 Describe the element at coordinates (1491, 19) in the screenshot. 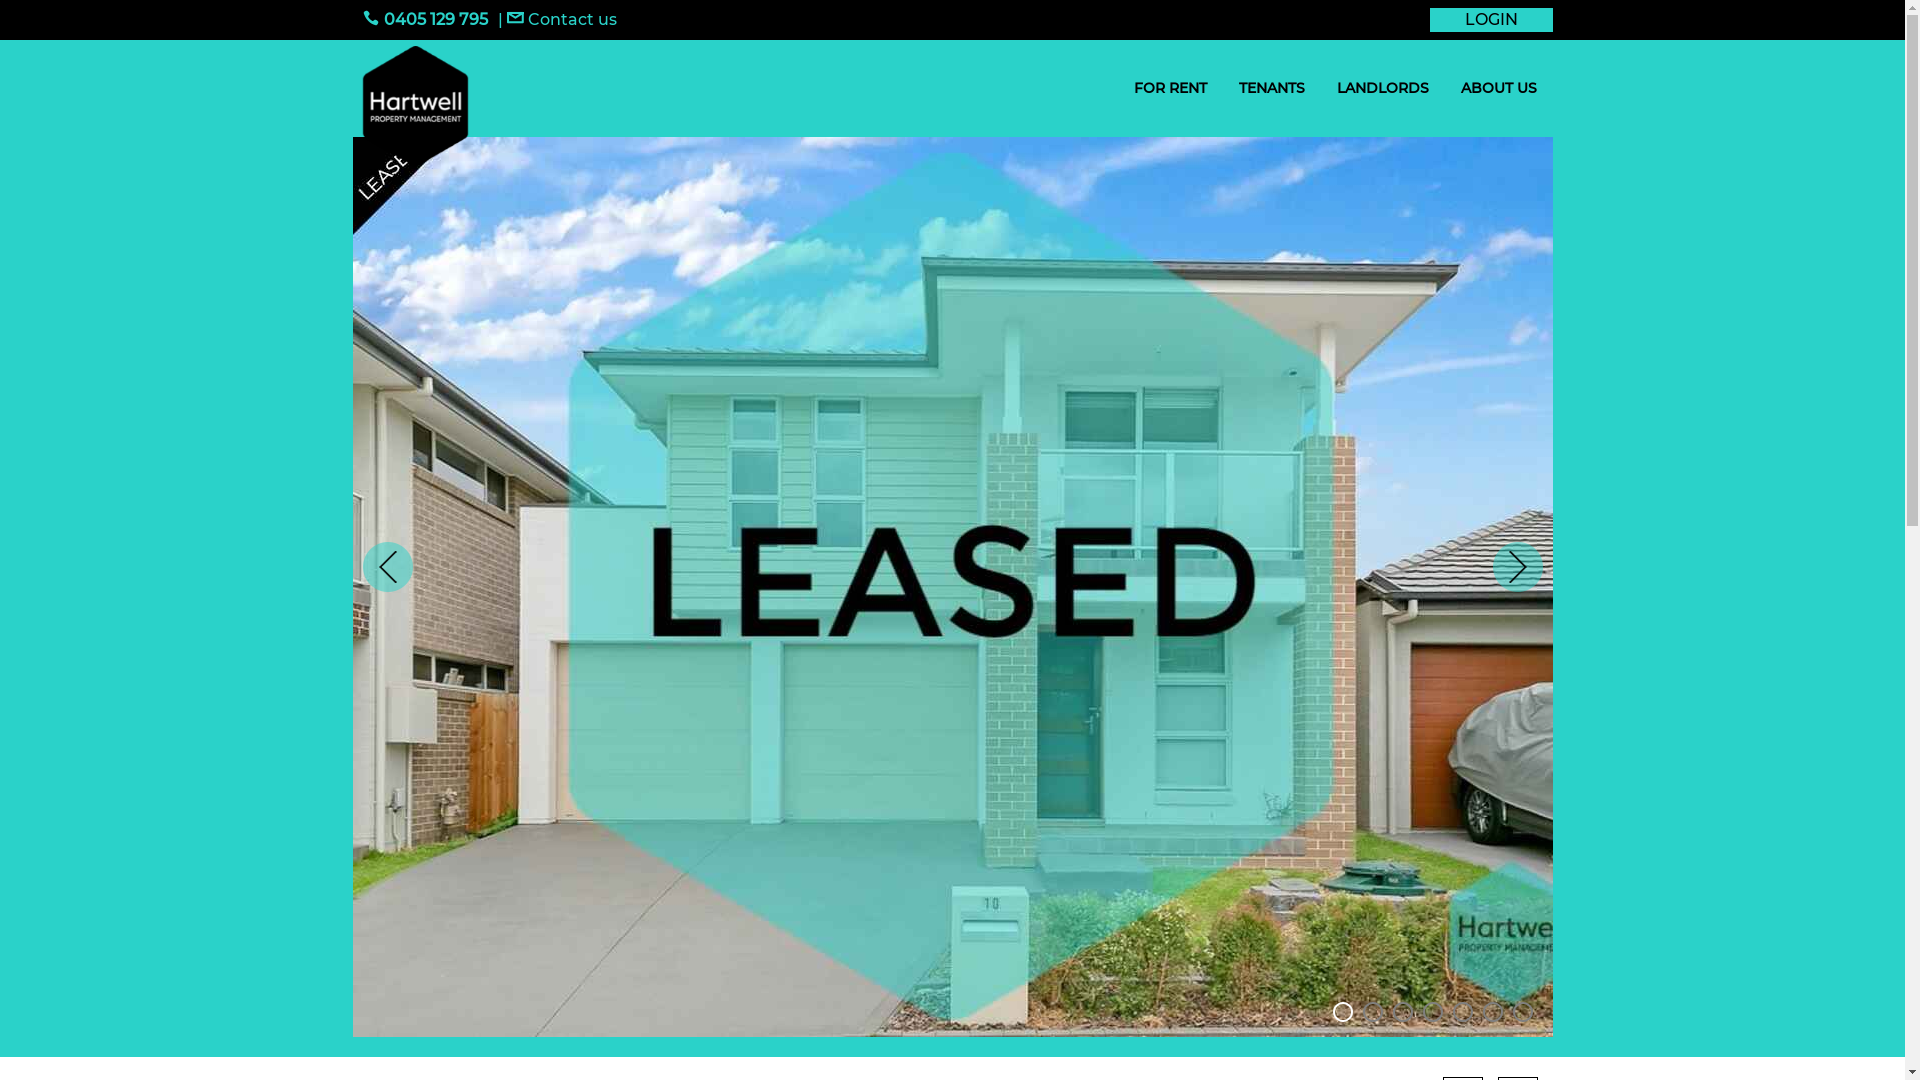

I see `'LOGIN'` at that location.